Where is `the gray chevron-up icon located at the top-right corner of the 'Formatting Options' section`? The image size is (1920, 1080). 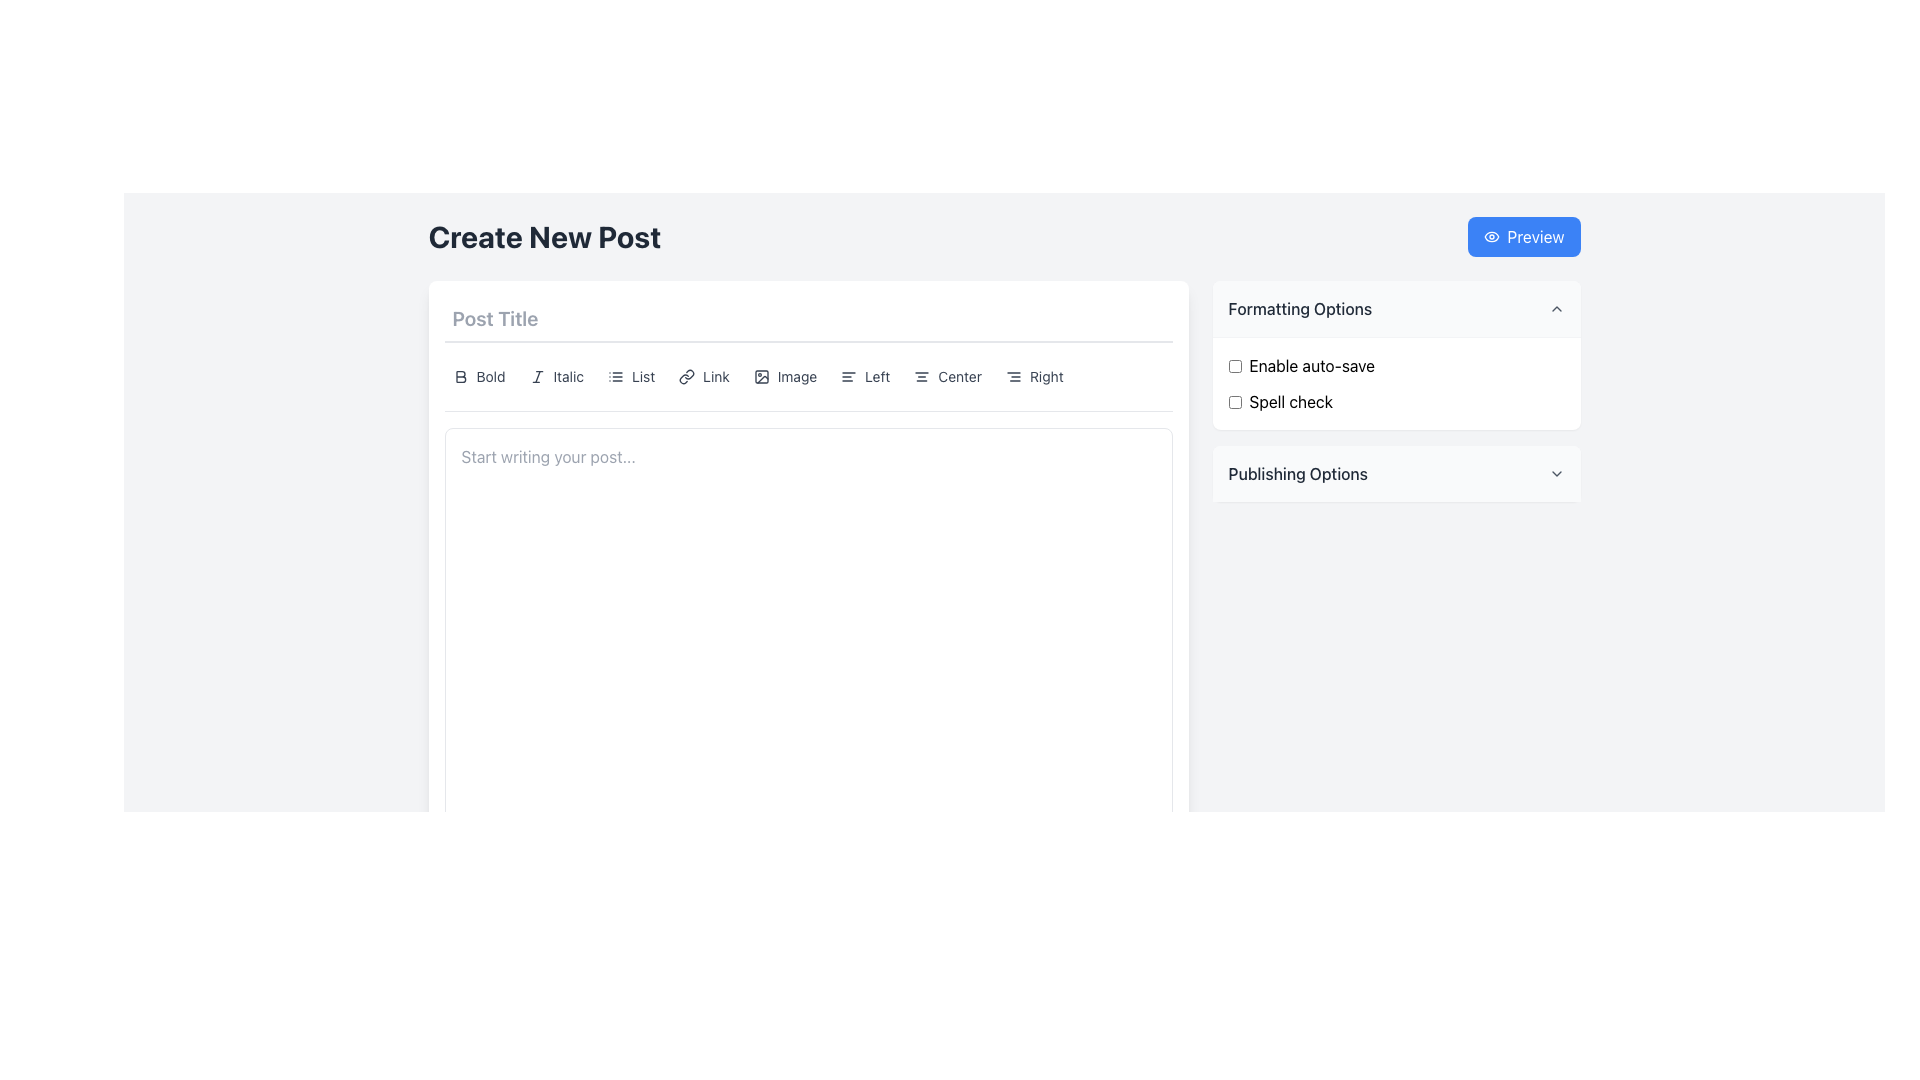
the gray chevron-up icon located at the top-right corner of the 'Formatting Options' section is located at coordinates (1555, 308).